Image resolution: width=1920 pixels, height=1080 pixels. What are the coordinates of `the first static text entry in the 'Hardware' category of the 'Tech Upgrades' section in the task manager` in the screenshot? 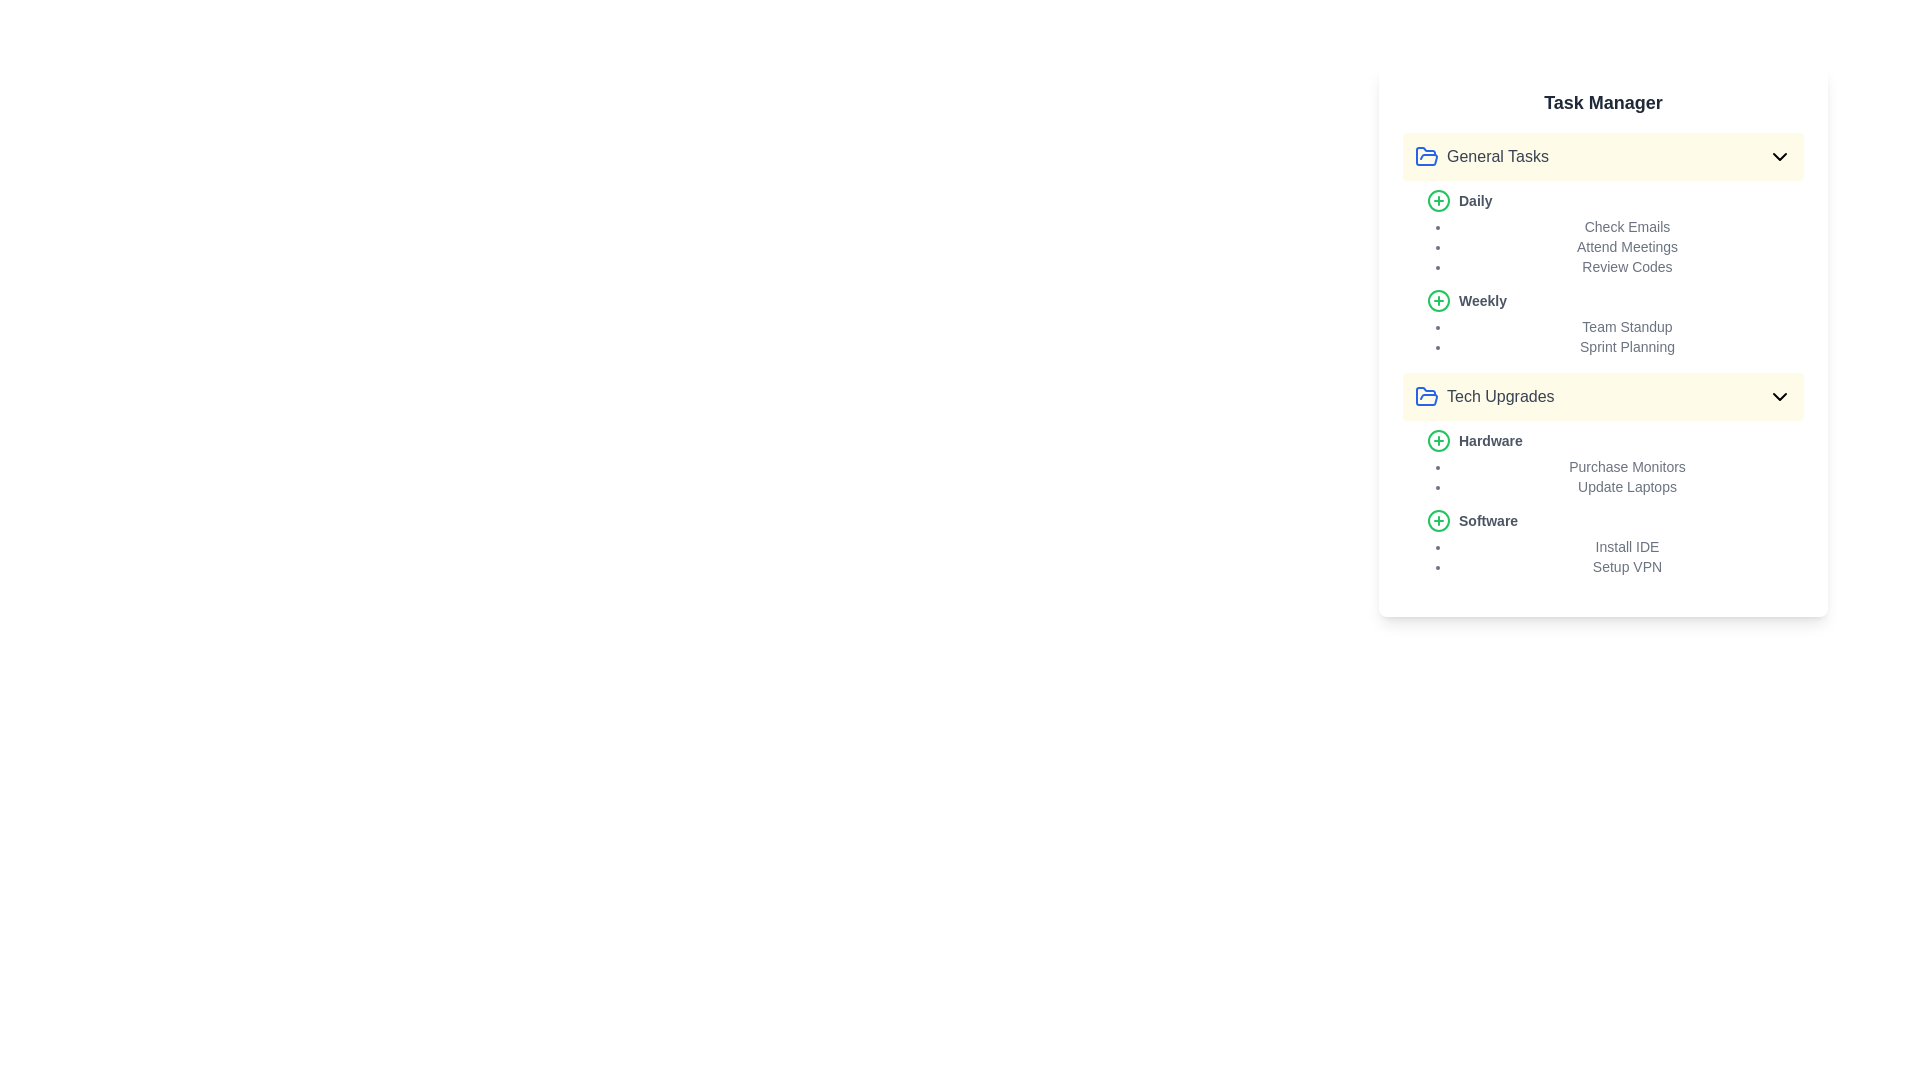 It's located at (1627, 466).